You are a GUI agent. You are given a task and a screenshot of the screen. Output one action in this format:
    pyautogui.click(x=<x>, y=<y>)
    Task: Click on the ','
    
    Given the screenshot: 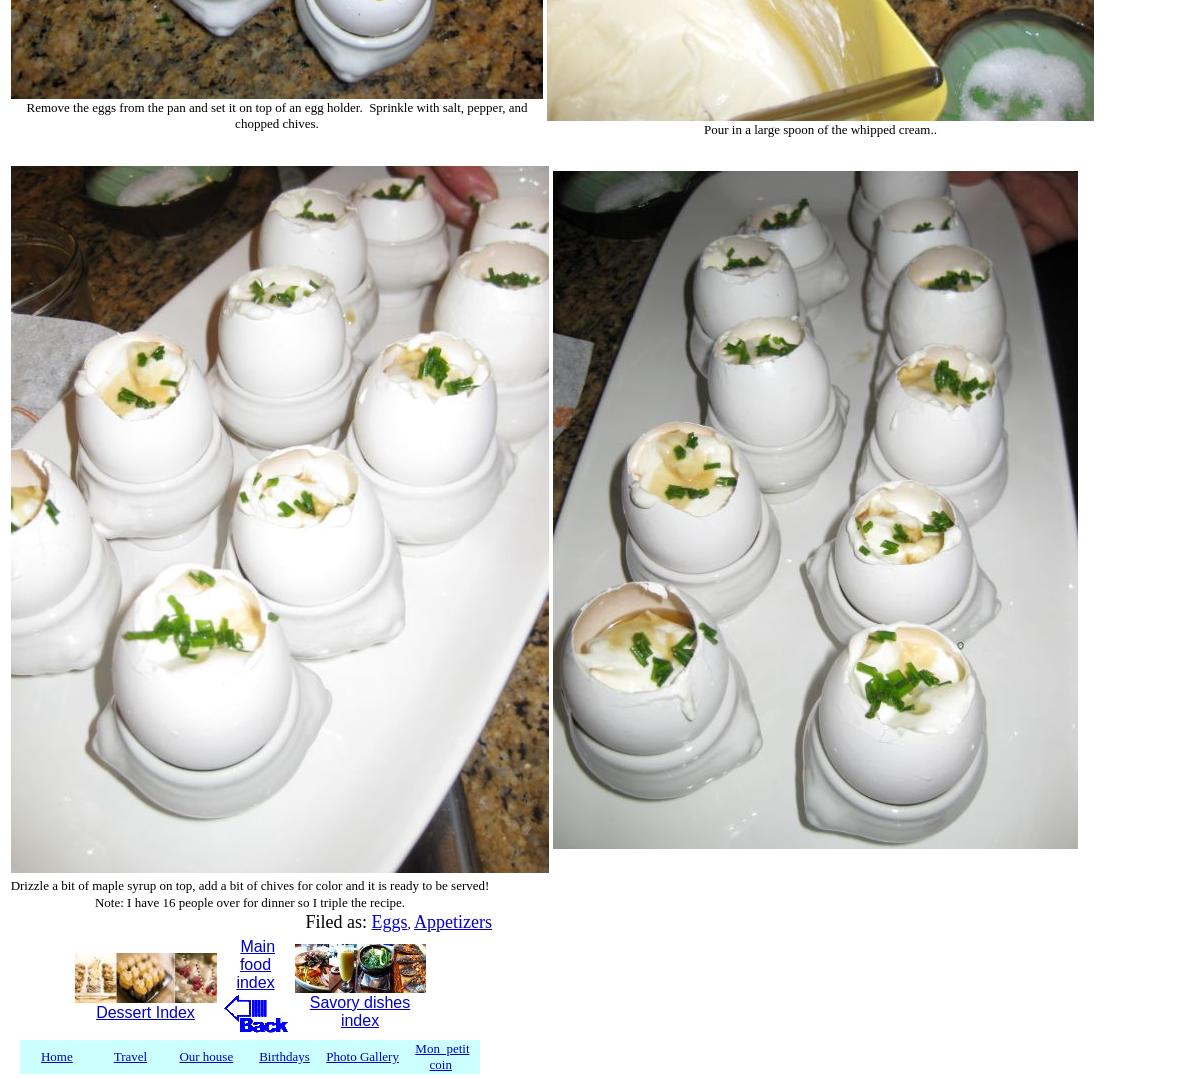 What is the action you would take?
    pyautogui.click(x=409, y=923)
    